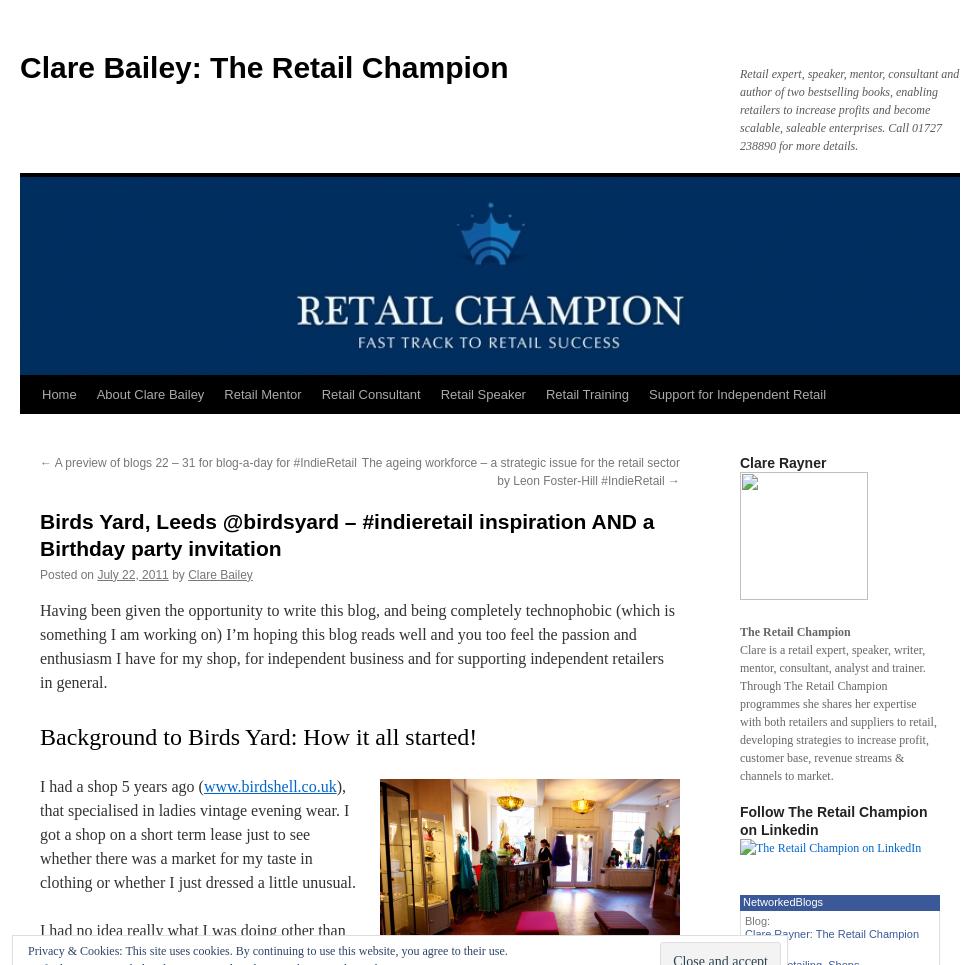 The width and height of the screenshot is (980, 965). Describe the element at coordinates (783, 462) in the screenshot. I see `'Clare Rayner'` at that location.